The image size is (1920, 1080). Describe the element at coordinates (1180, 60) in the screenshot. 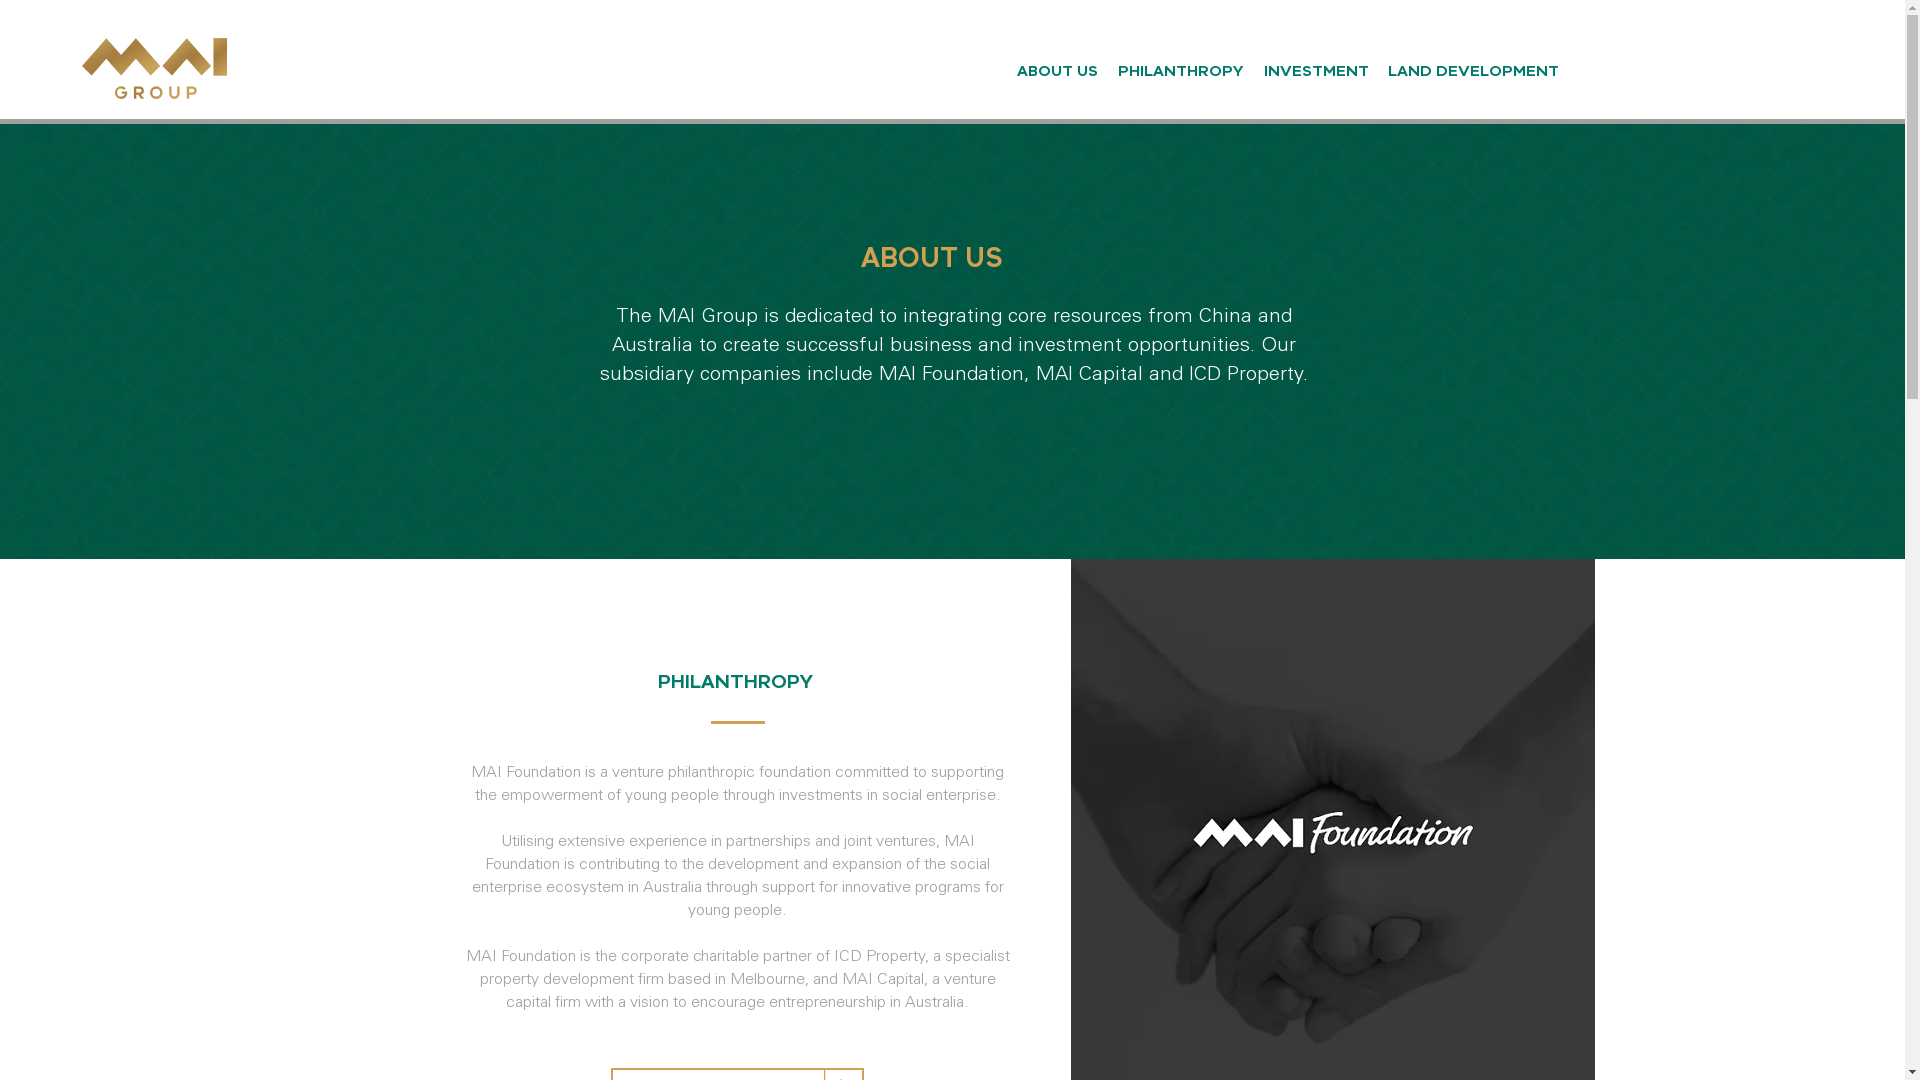

I see `'PHILANTHROPY'` at that location.